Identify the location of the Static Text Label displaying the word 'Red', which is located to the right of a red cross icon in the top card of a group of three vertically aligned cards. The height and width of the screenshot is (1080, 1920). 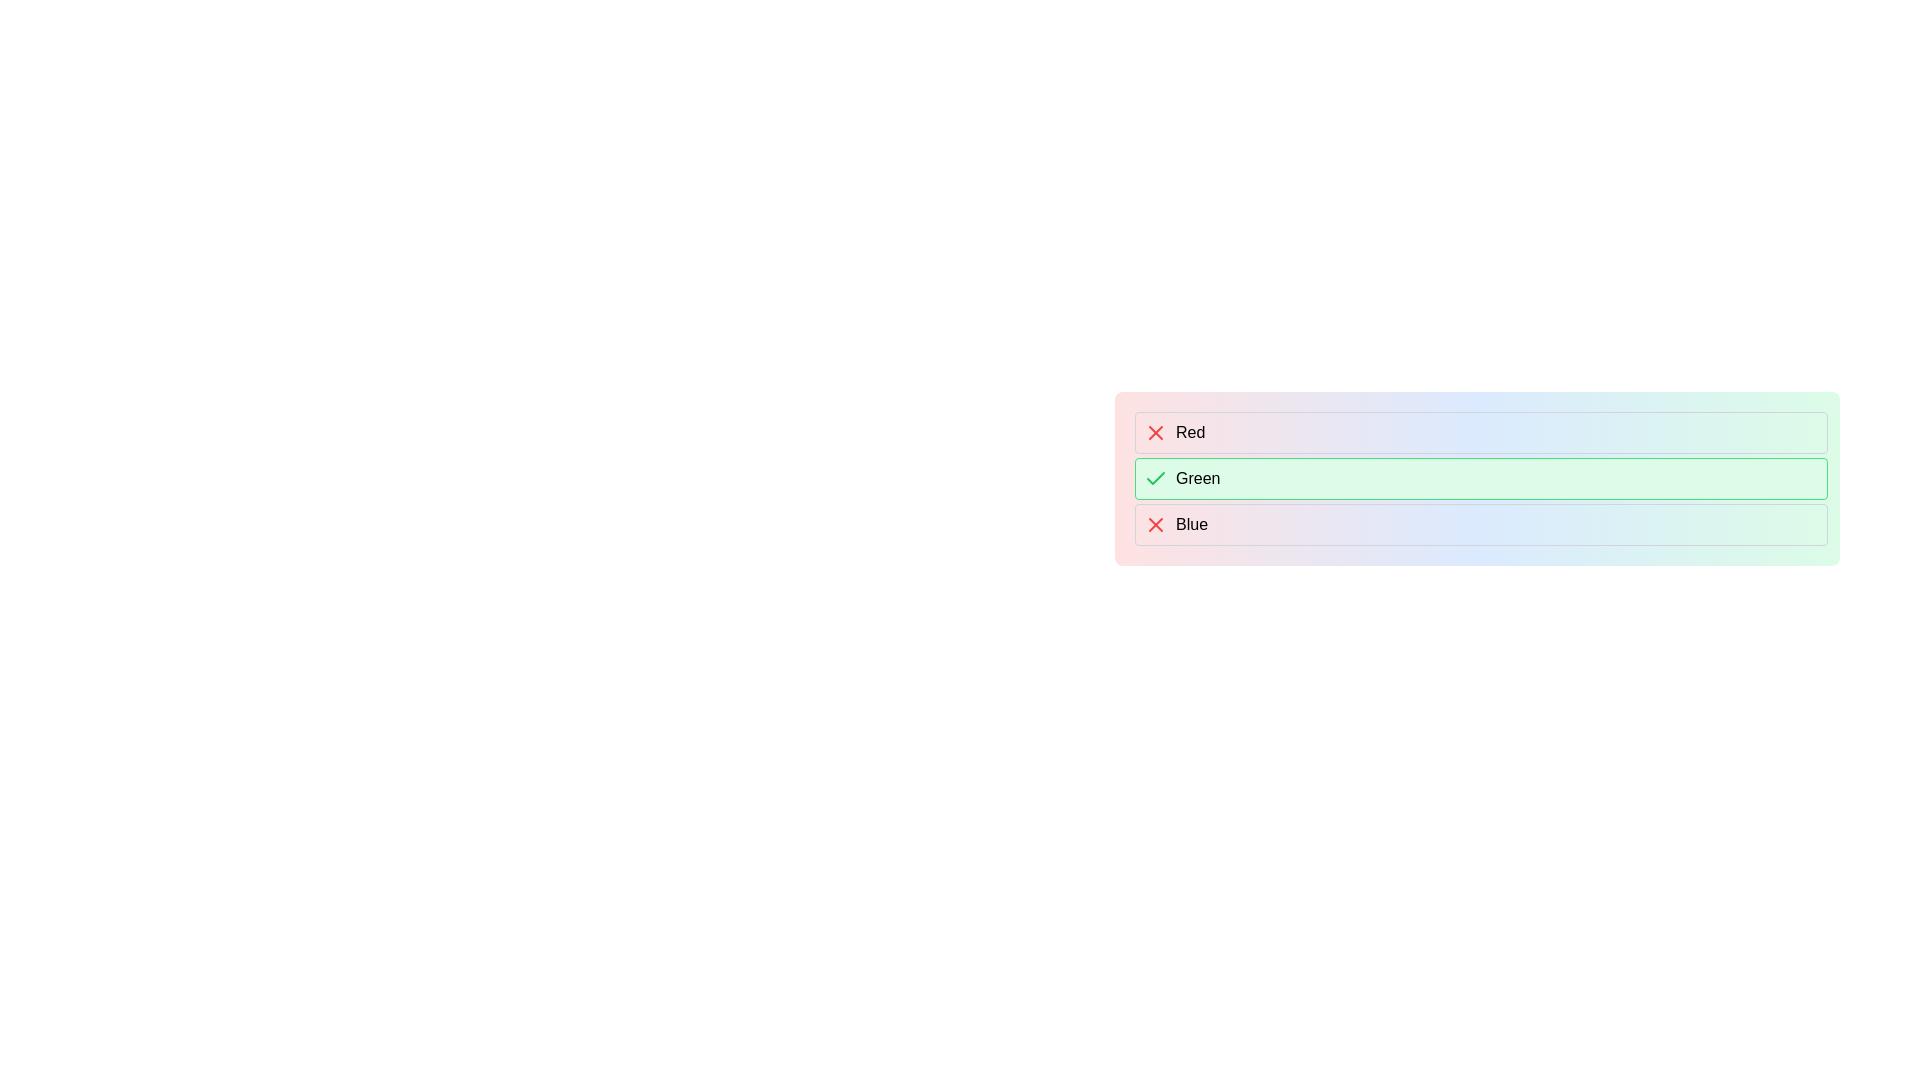
(1190, 431).